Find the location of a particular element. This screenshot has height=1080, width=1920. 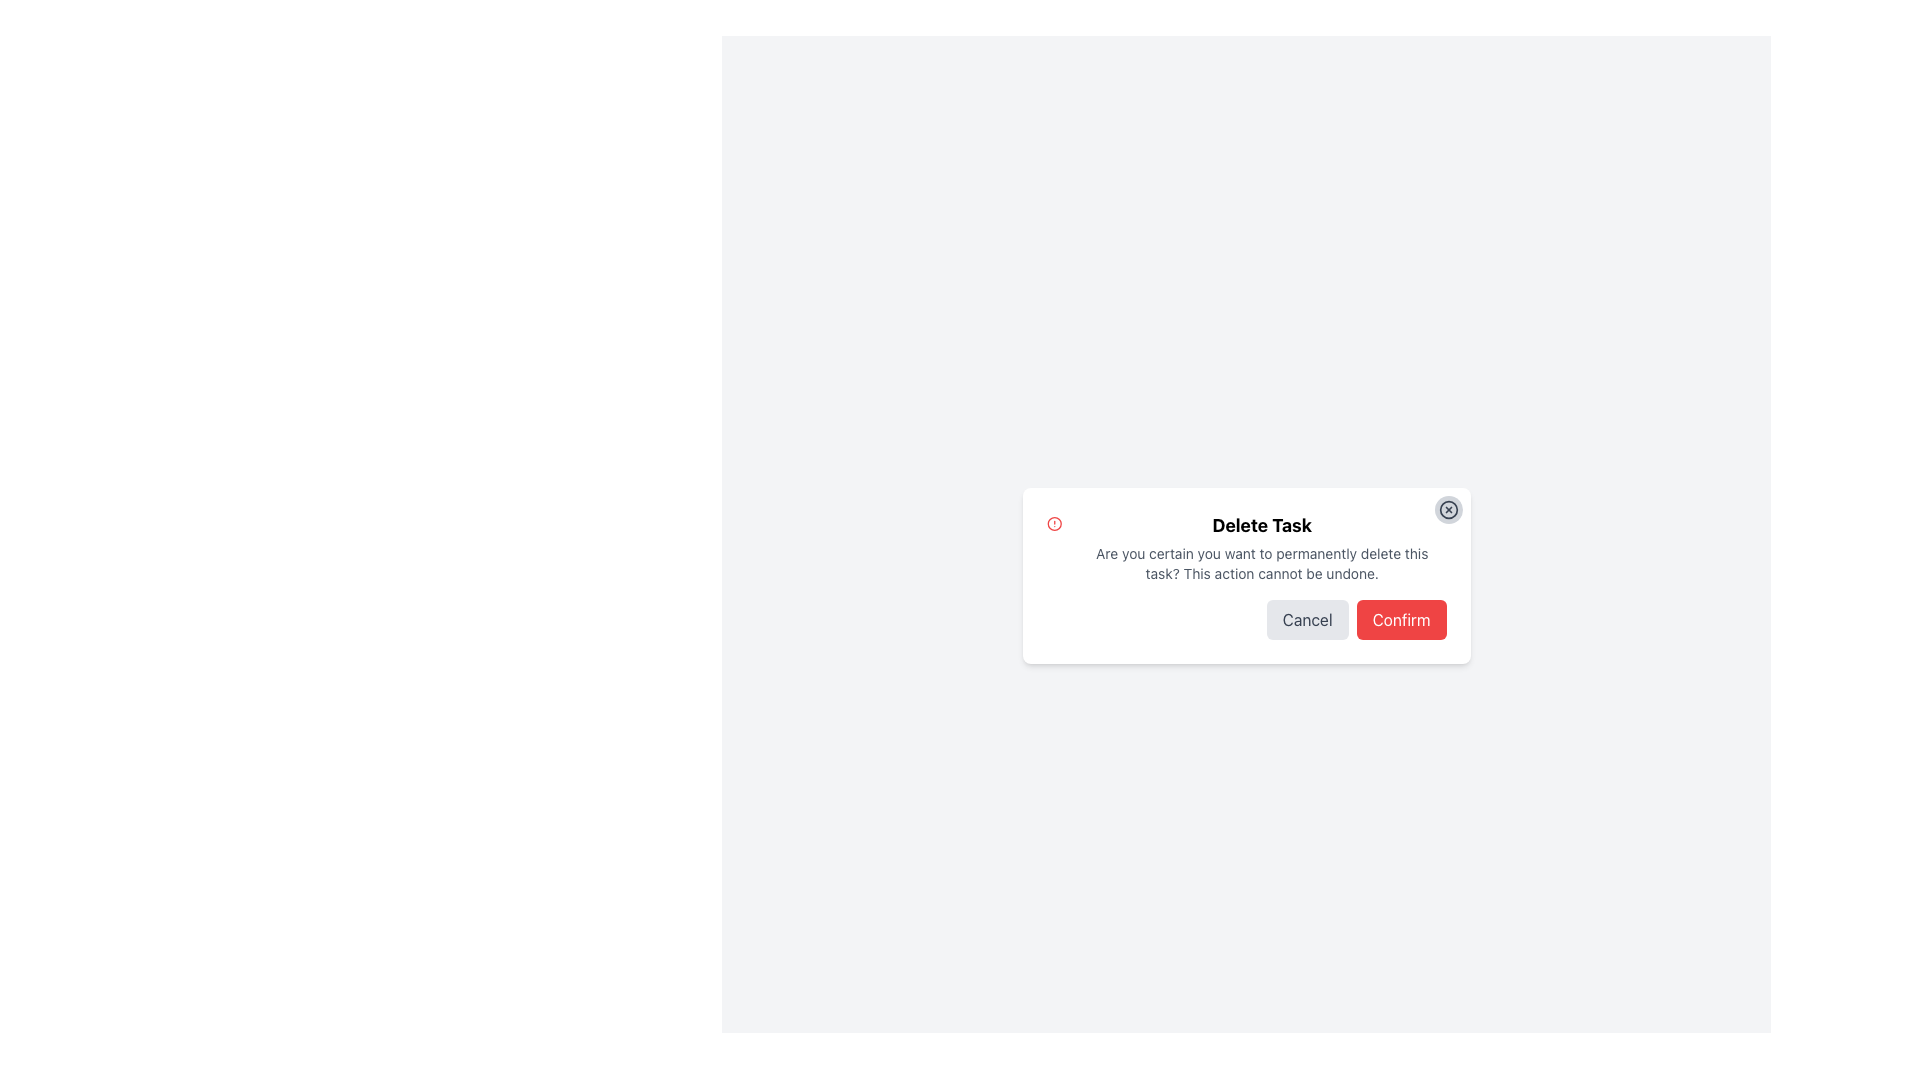

the static informational text that states 'Are you certain you want to permanently delete this task? This action cannot be undone.' which is located below the title 'Delete Task' in the confirmation dialog is located at coordinates (1261, 563).